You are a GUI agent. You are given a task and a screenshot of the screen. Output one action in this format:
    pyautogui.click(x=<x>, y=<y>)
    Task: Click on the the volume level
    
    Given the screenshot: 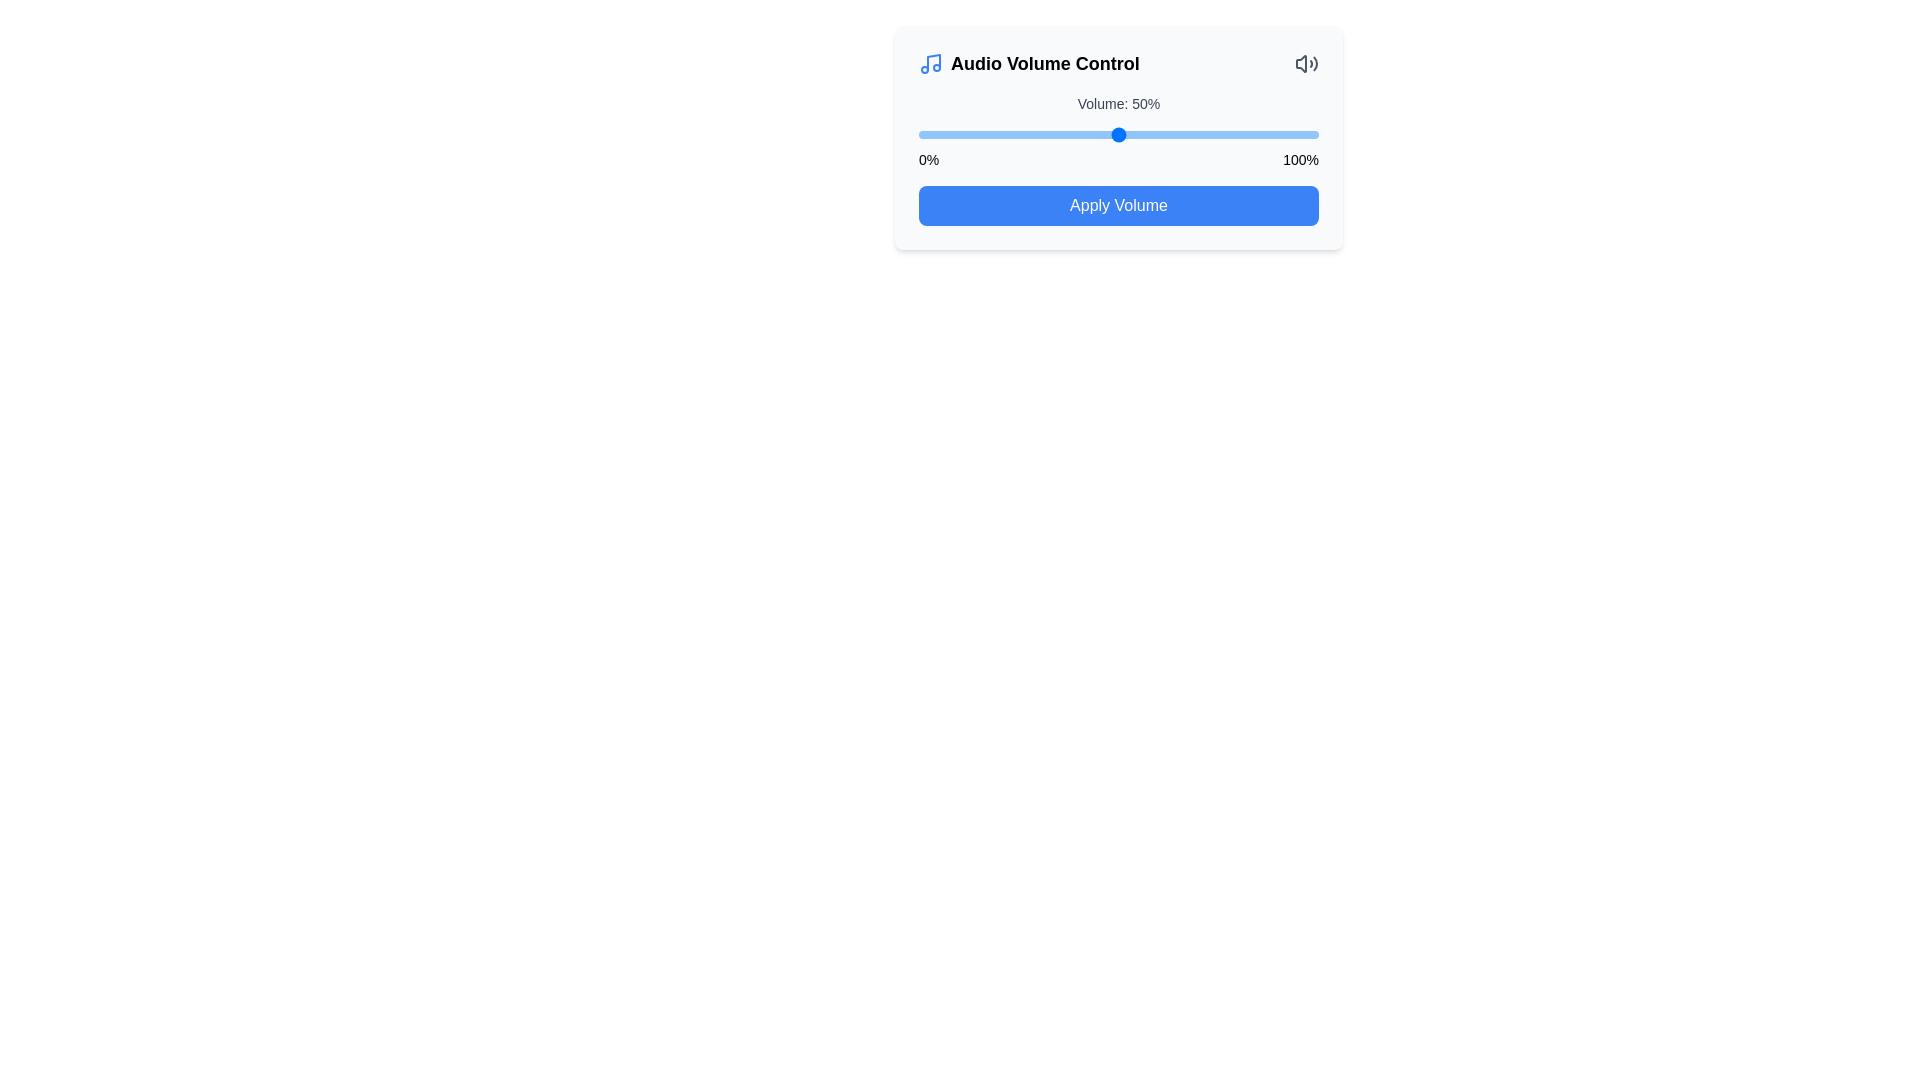 What is the action you would take?
    pyautogui.click(x=1162, y=135)
    